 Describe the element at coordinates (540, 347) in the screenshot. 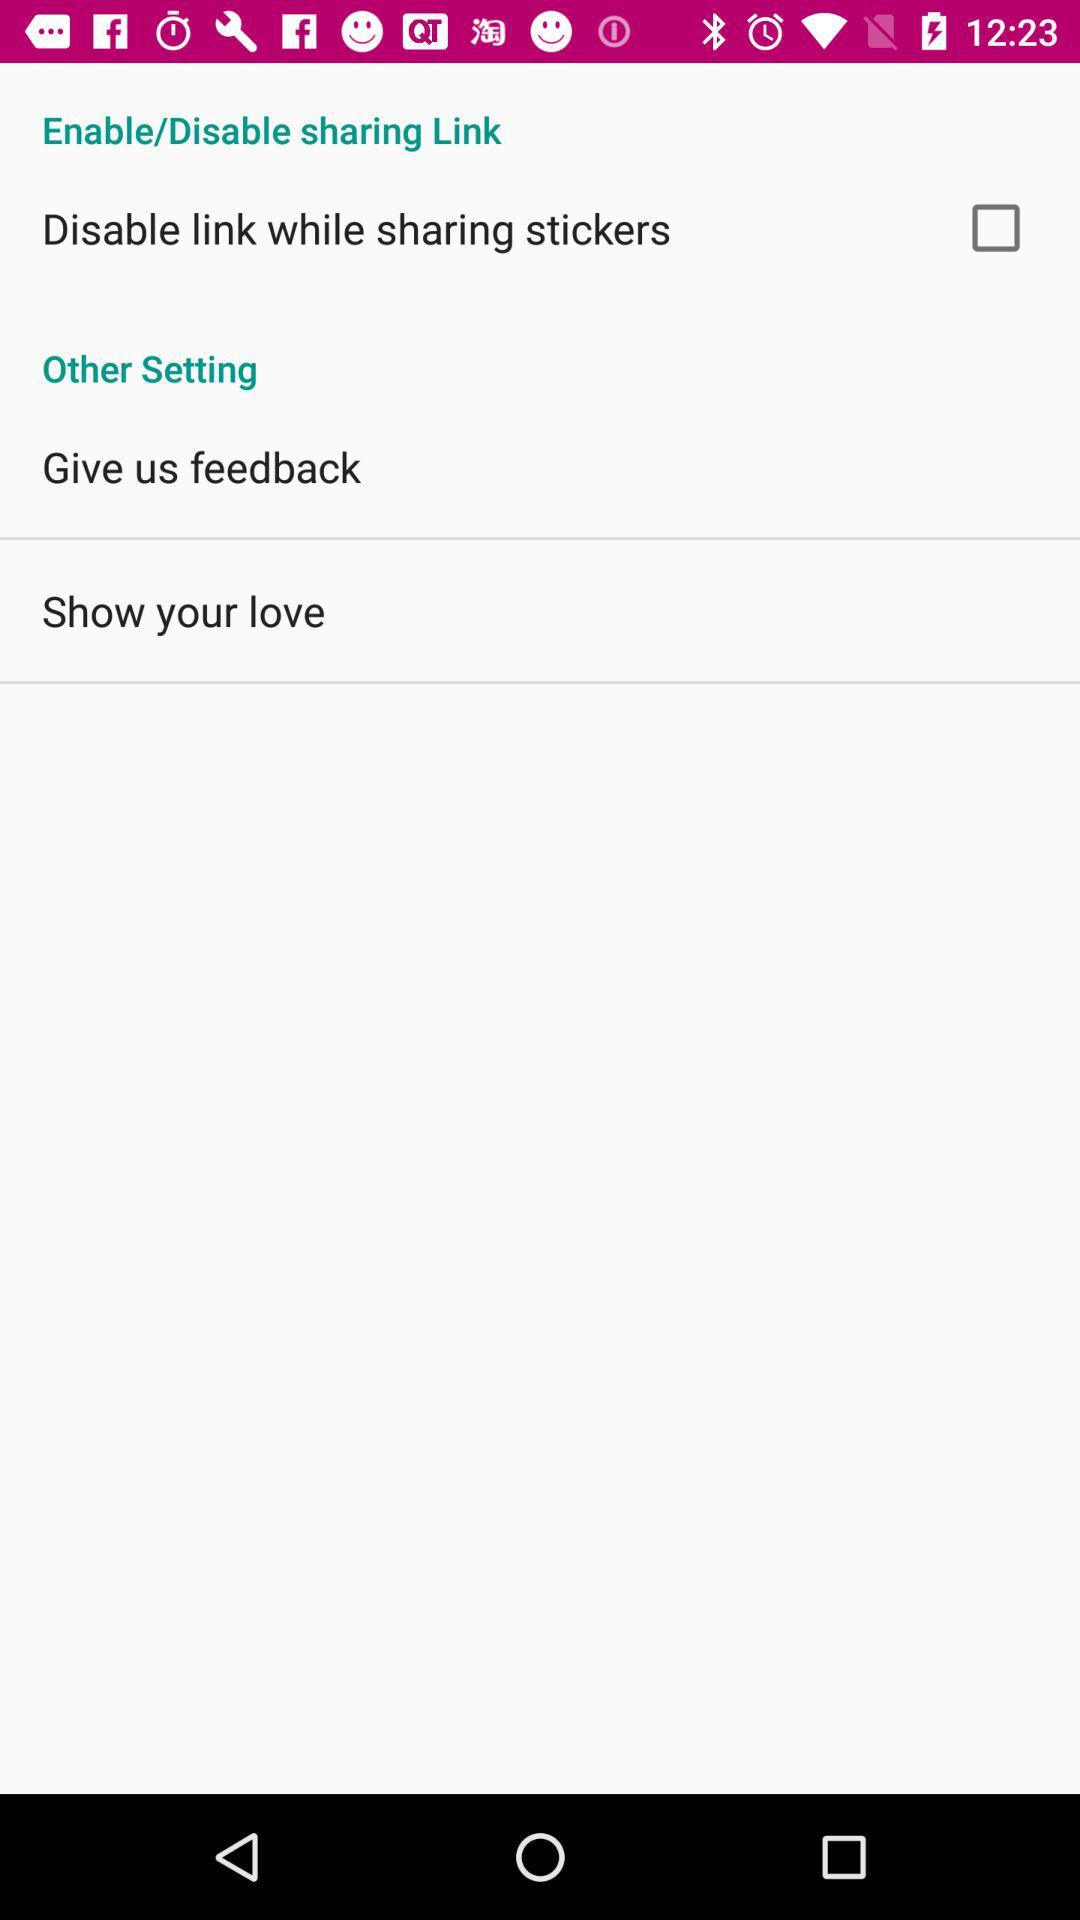

I see `other setting icon` at that location.